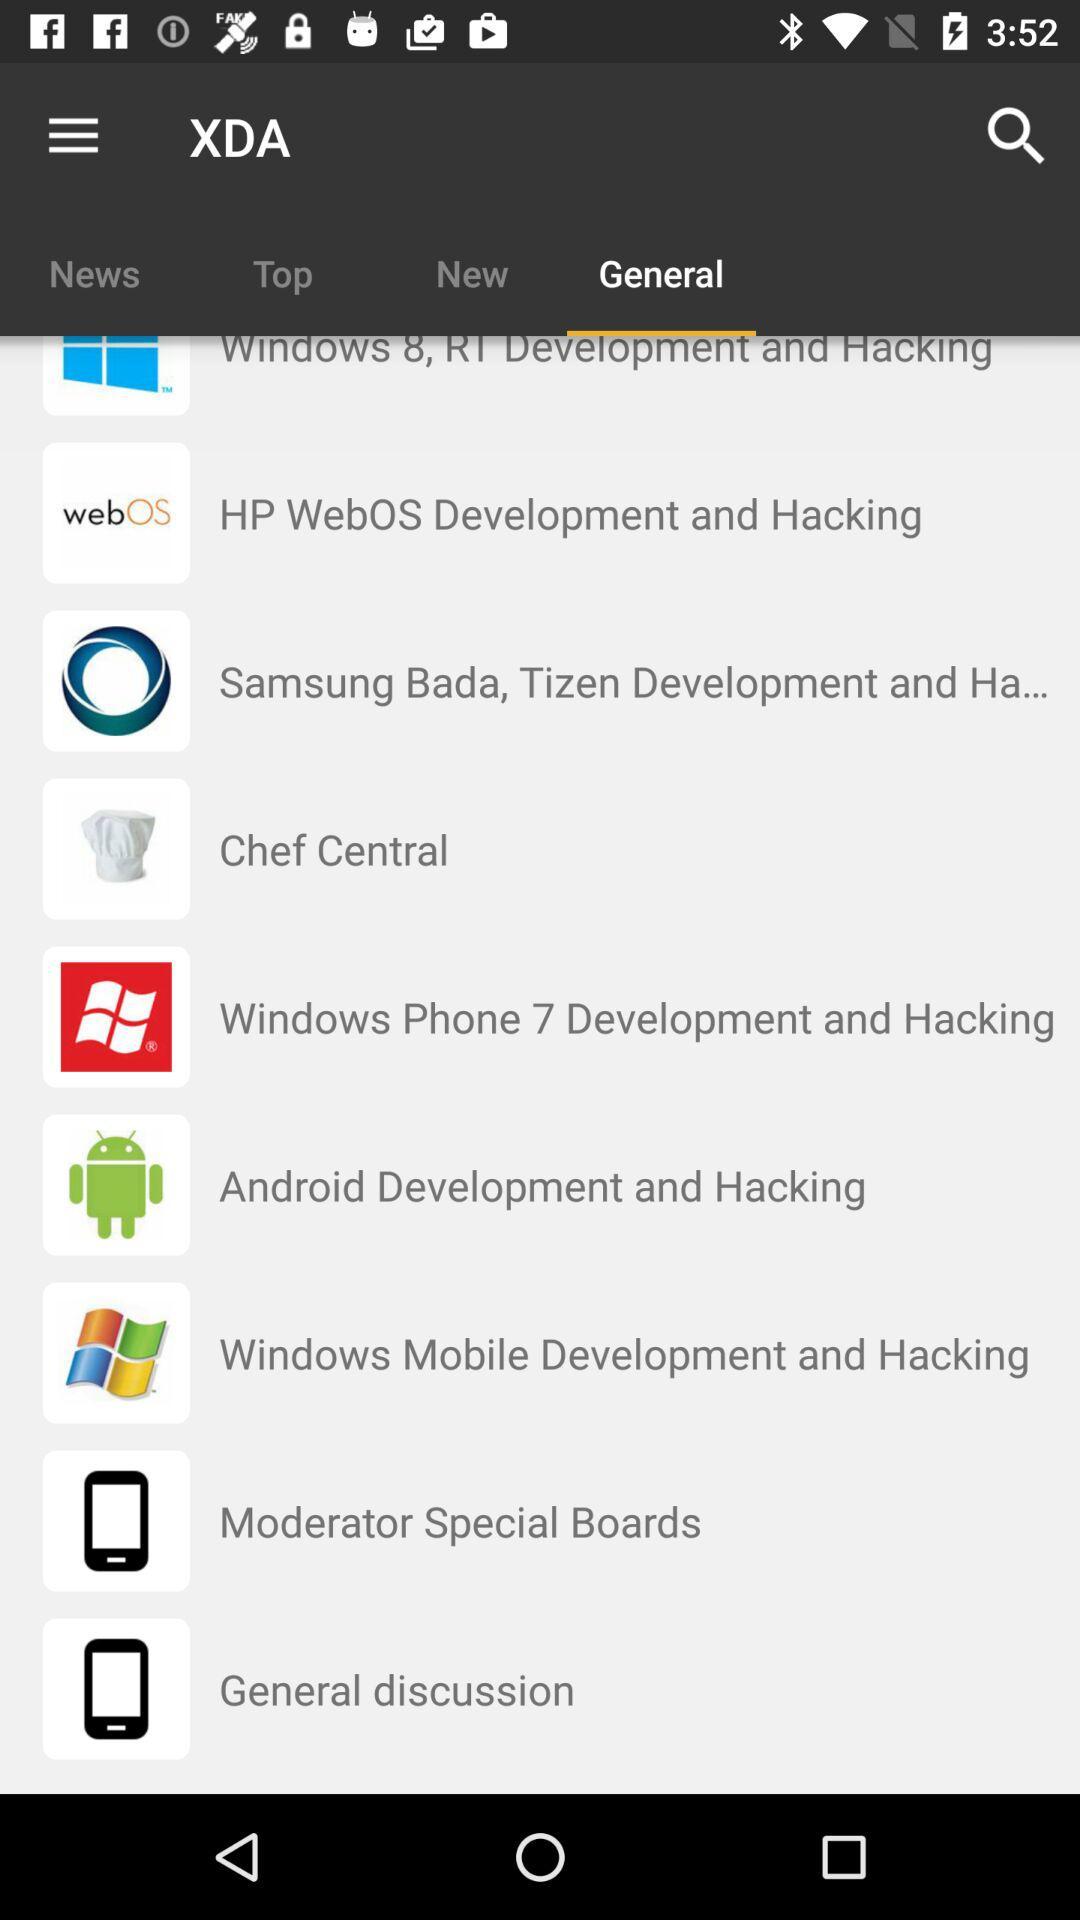  What do you see at coordinates (1017, 135) in the screenshot?
I see `the app to the right of the xda item` at bounding box center [1017, 135].